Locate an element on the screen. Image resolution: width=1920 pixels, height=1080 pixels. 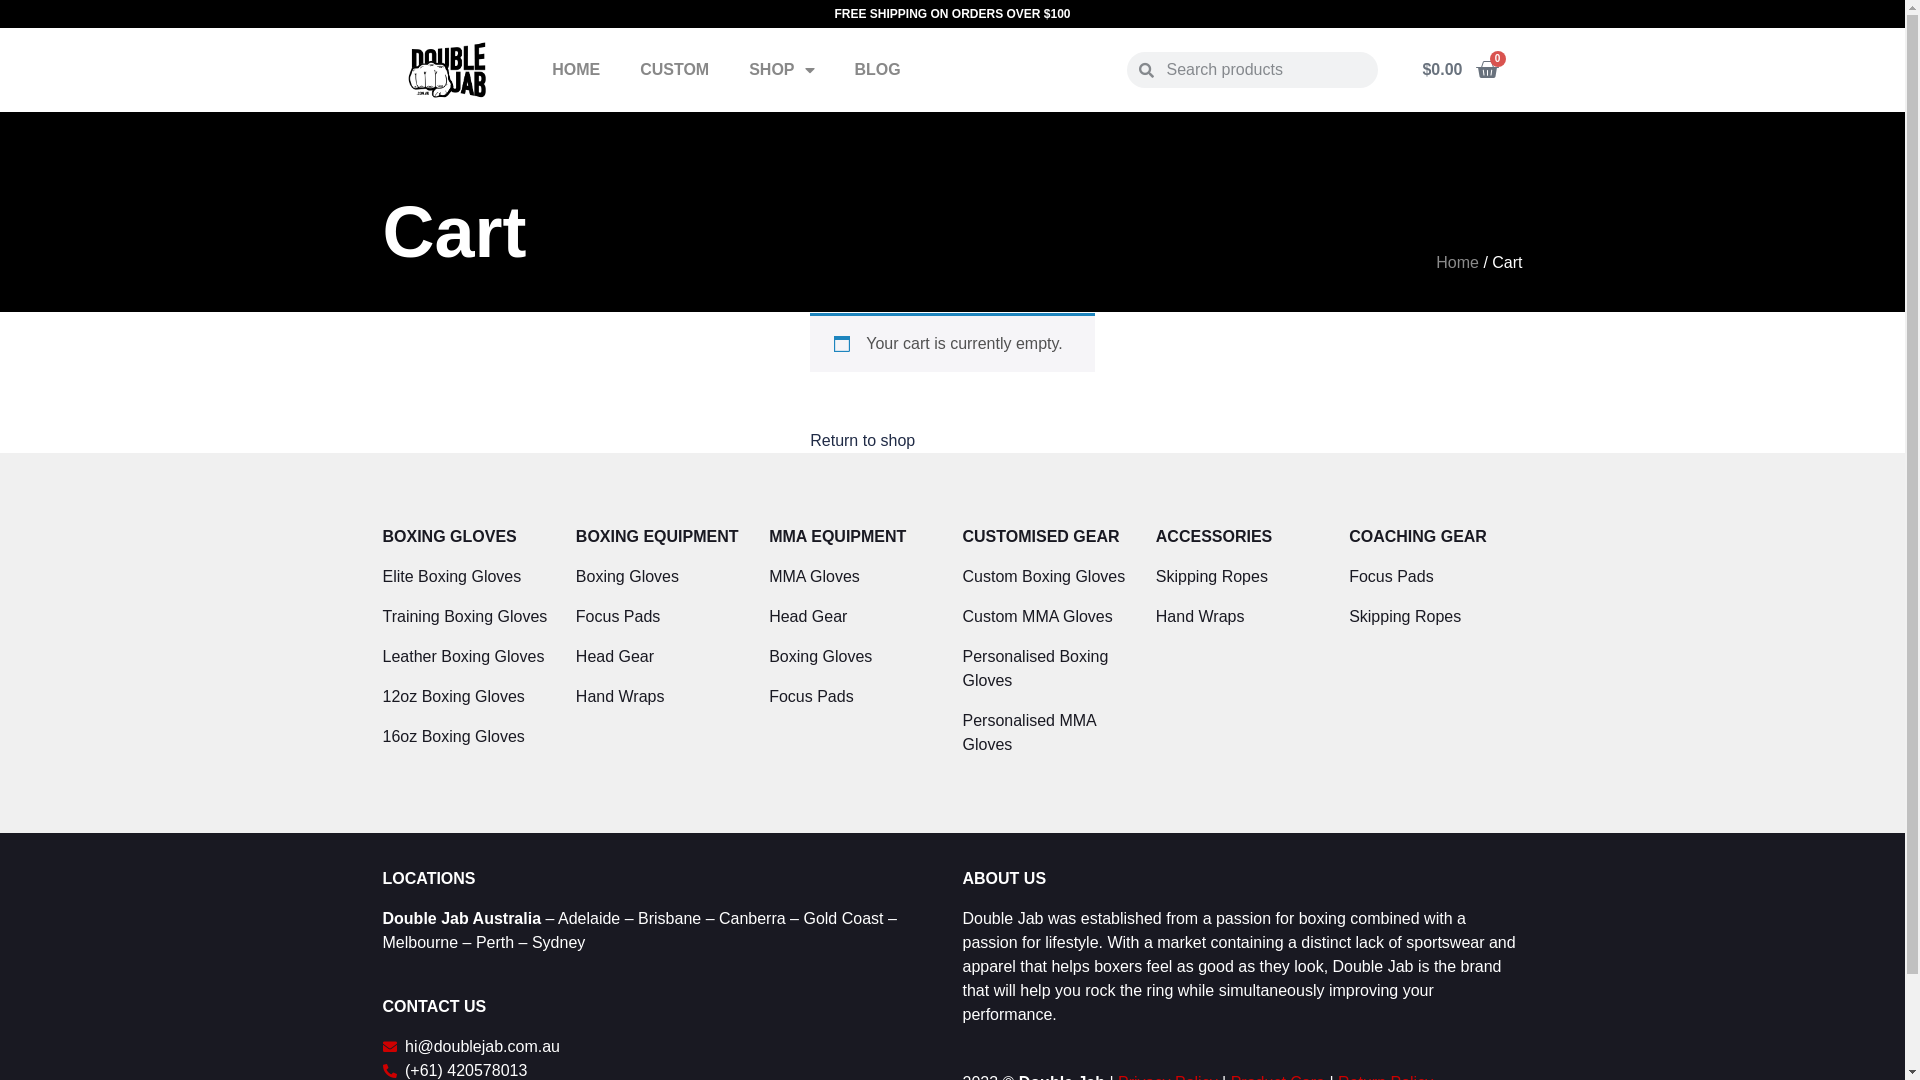
'Personalised Boxing Gloves' is located at coordinates (1047, 668).